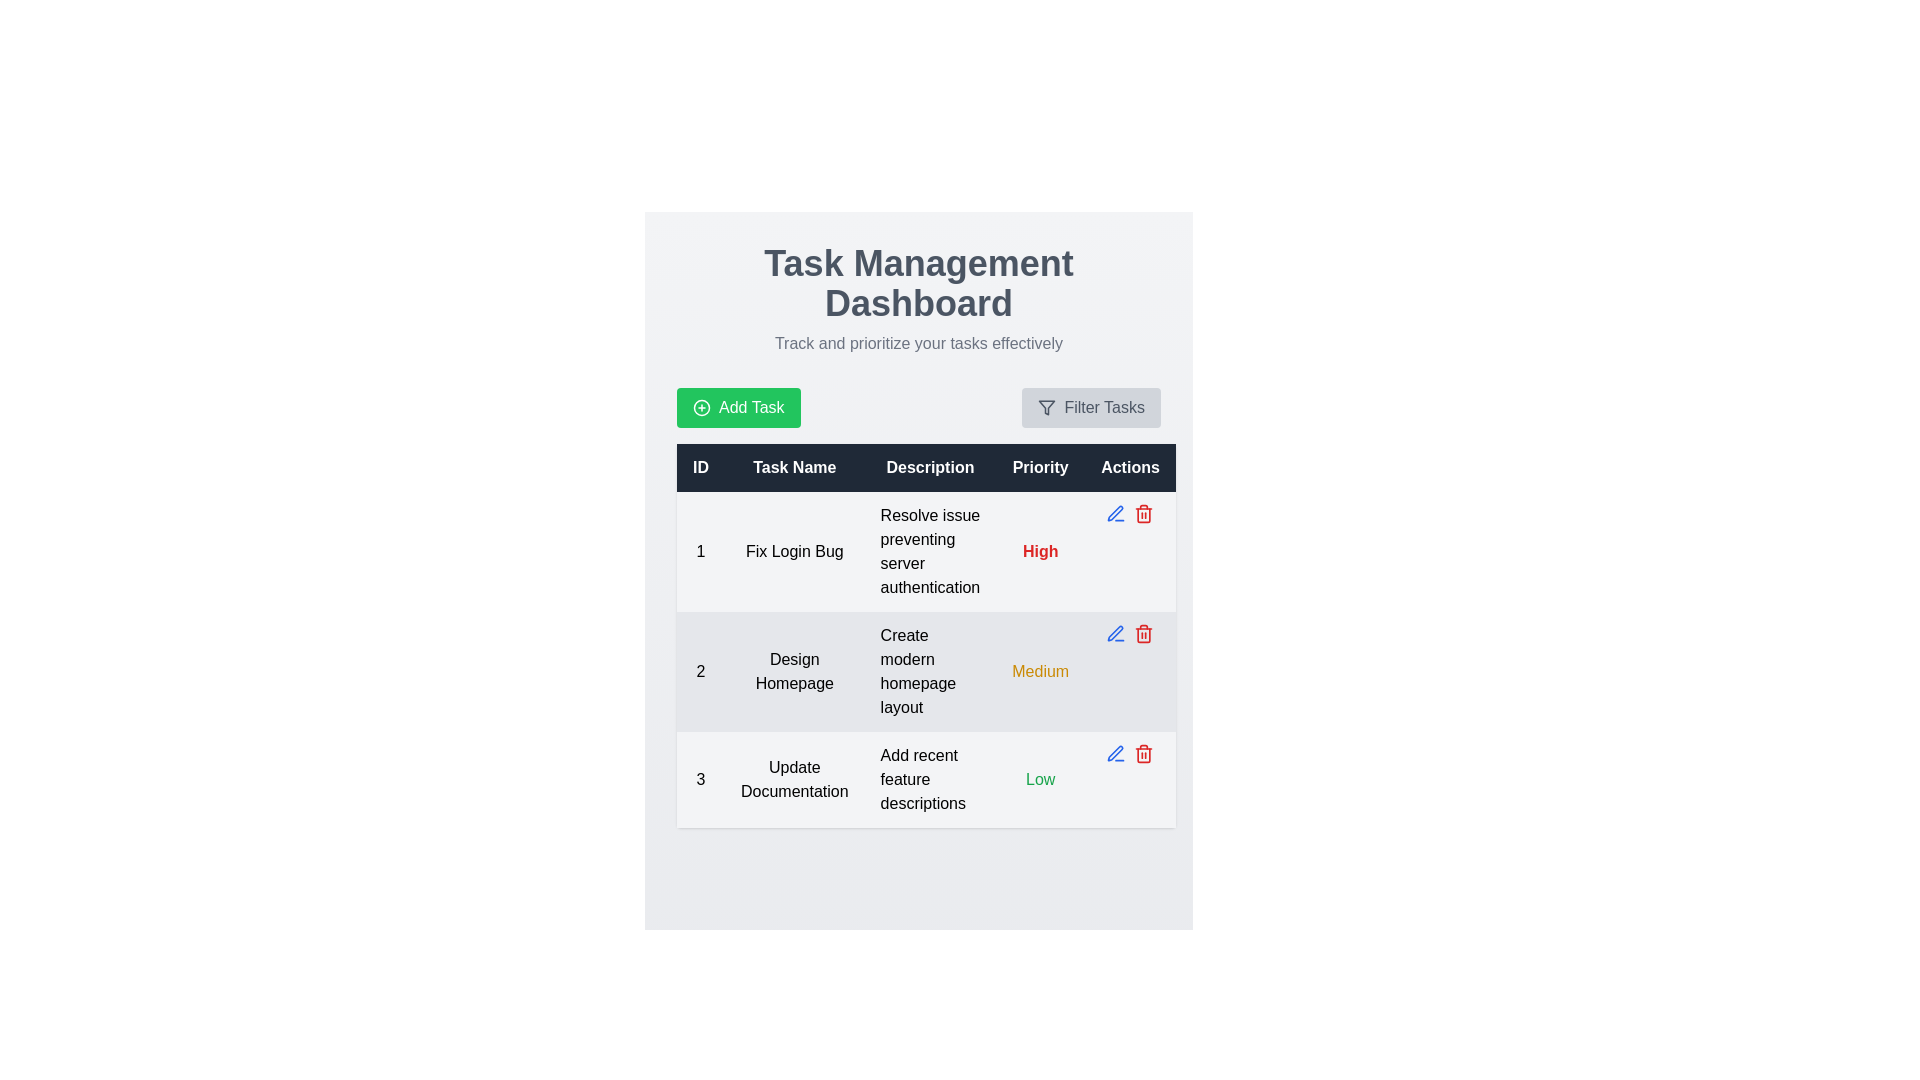  Describe the element at coordinates (1115, 512) in the screenshot. I see `the blue pen icon located in the second row of the table under the 'Actions' column to initiate editing` at that location.